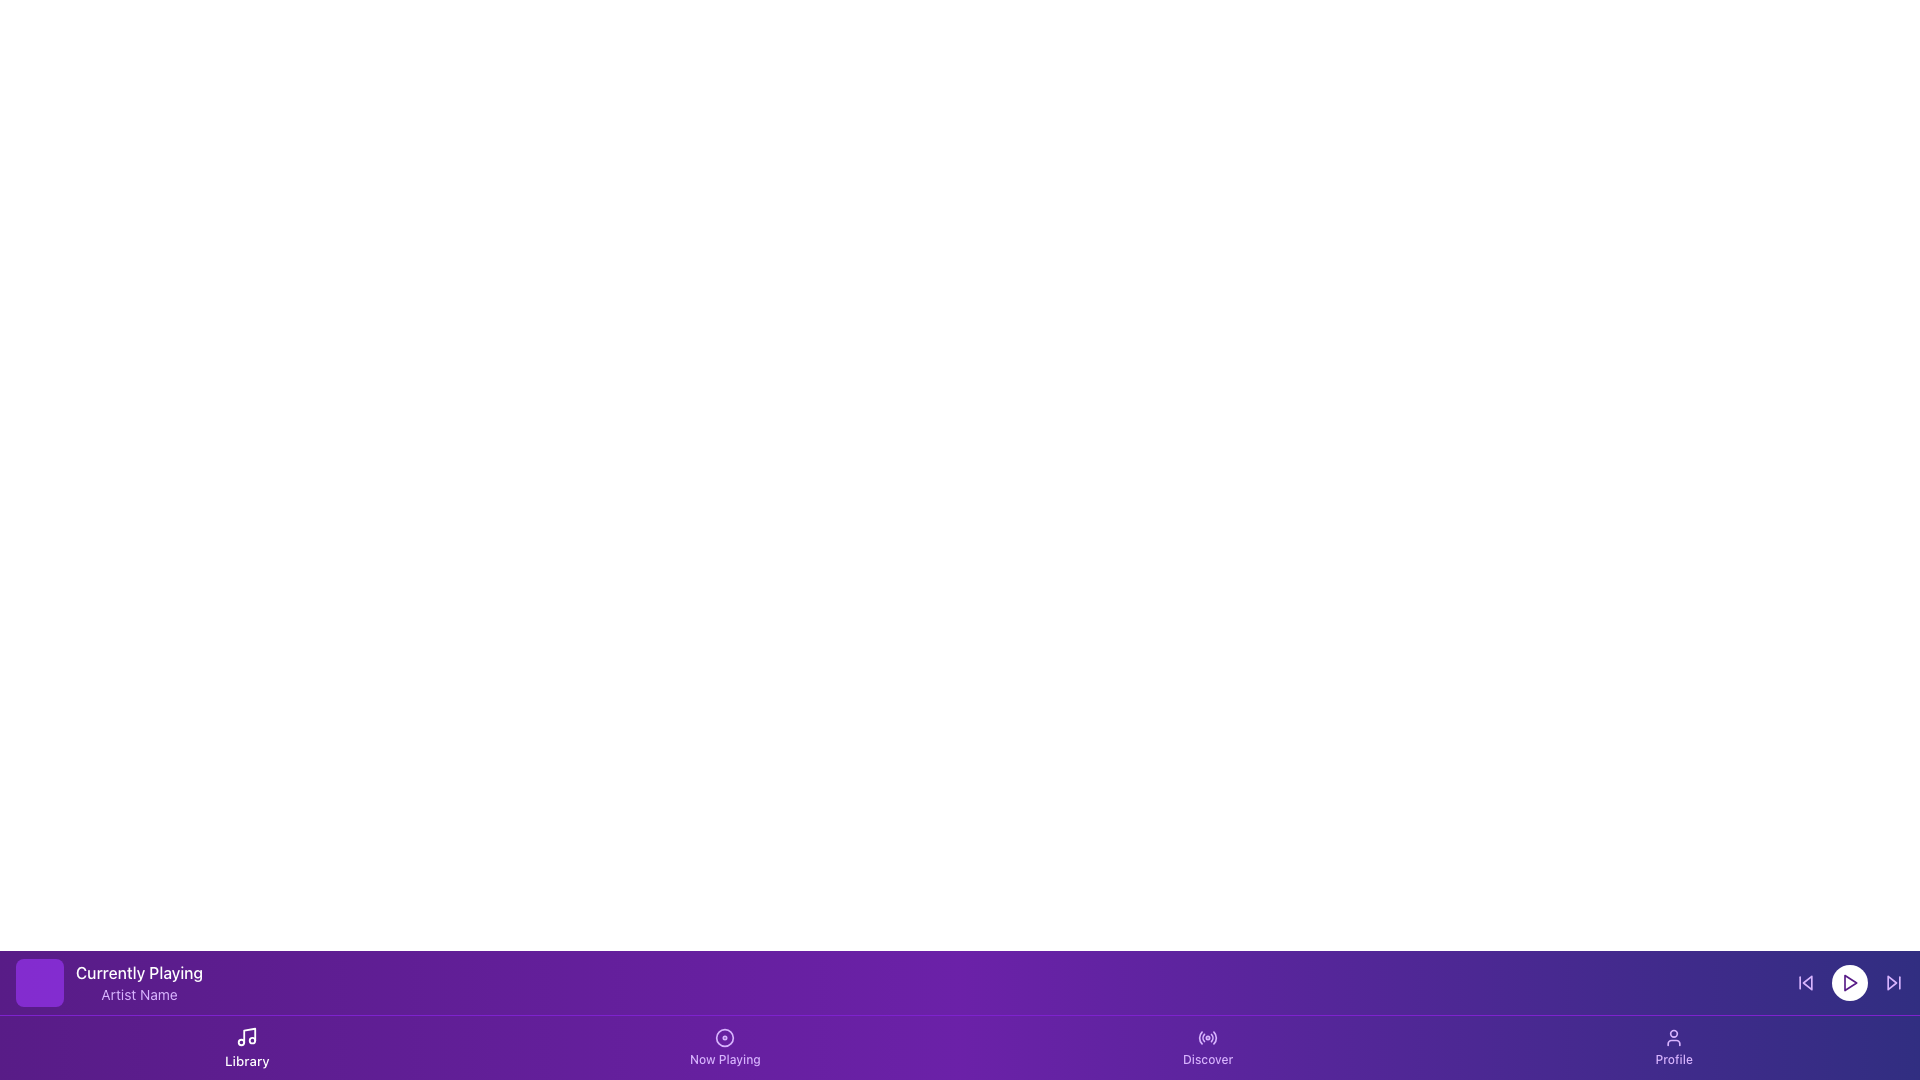 The image size is (1920, 1080). Describe the element at coordinates (138, 971) in the screenshot. I see `the status indicator label located near the bottom-left corner of the interface, above the text 'Artist Name'` at that location.